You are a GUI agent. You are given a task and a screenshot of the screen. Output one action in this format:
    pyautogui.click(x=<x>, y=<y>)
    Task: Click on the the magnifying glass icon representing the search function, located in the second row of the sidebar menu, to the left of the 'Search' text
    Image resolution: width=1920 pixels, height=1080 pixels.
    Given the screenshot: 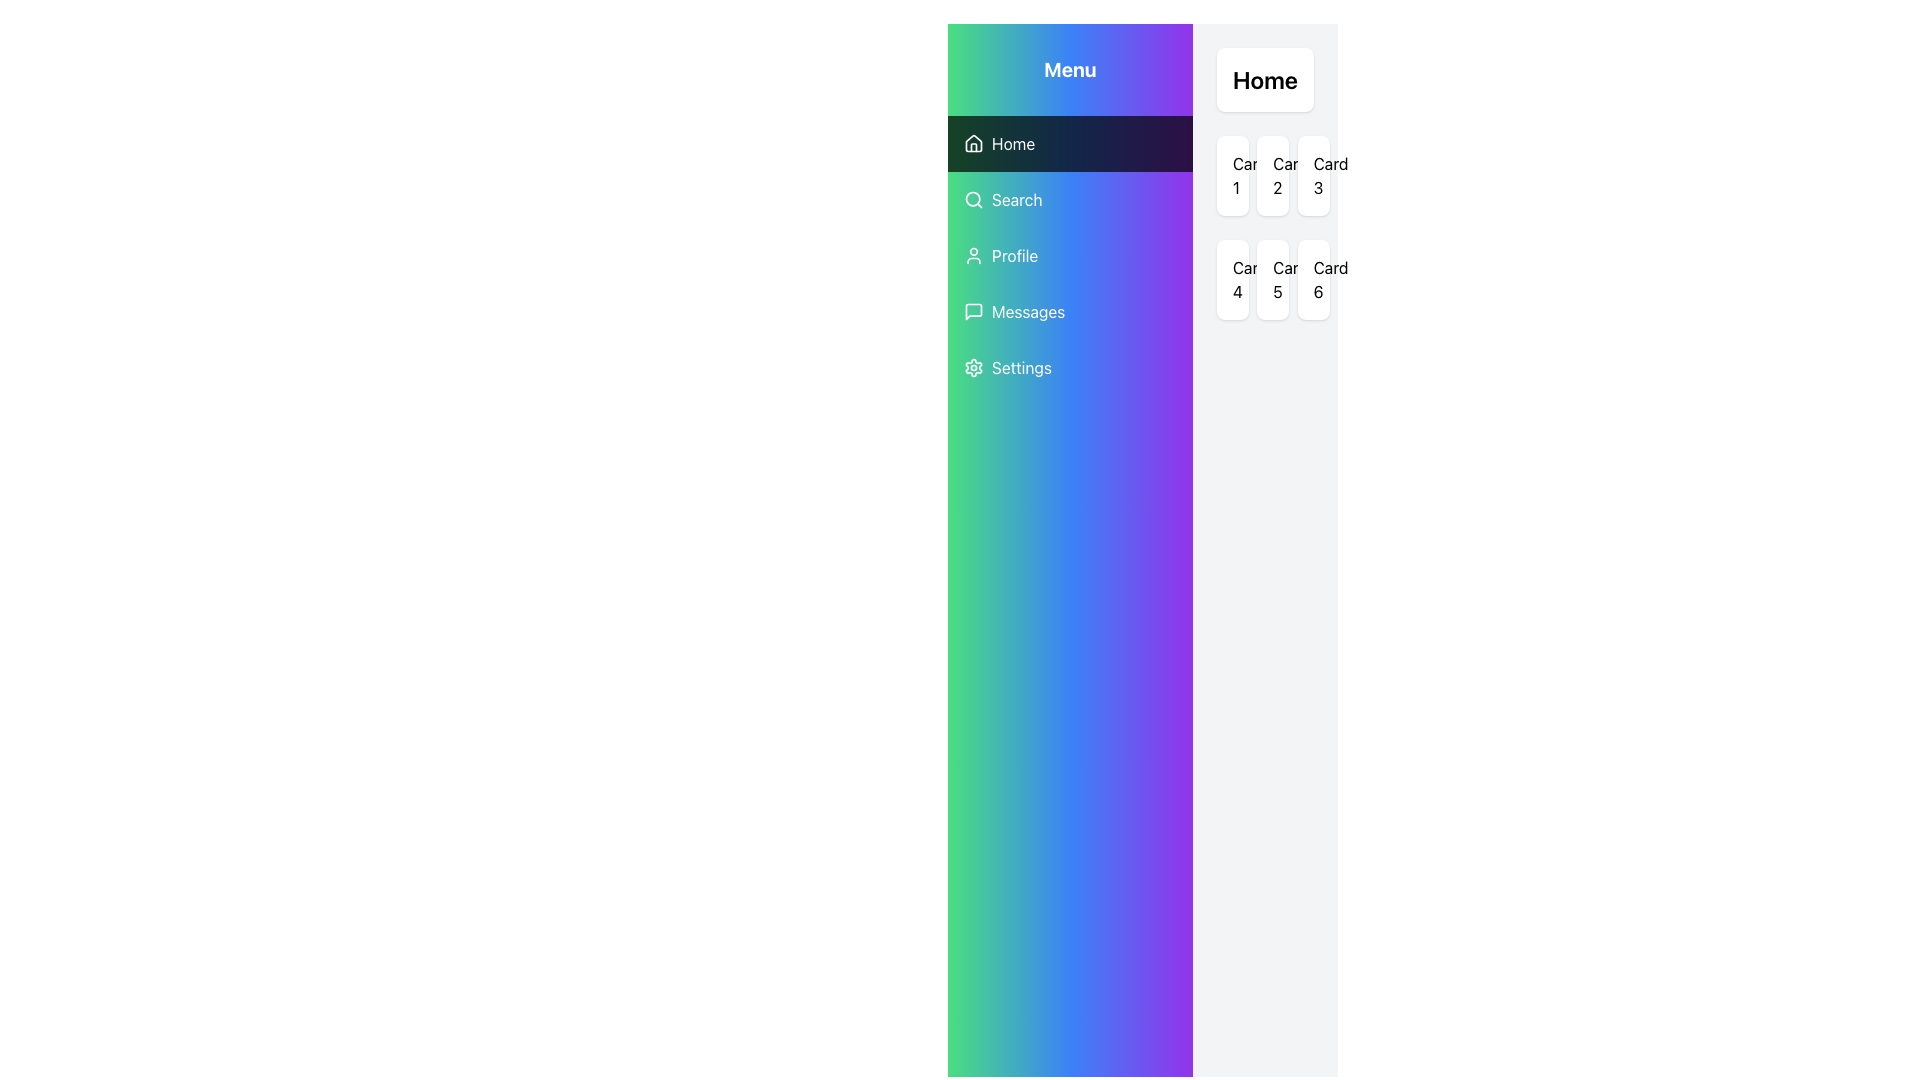 What is the action you would take?
    pyautogui.click(x=974, y=200)
    